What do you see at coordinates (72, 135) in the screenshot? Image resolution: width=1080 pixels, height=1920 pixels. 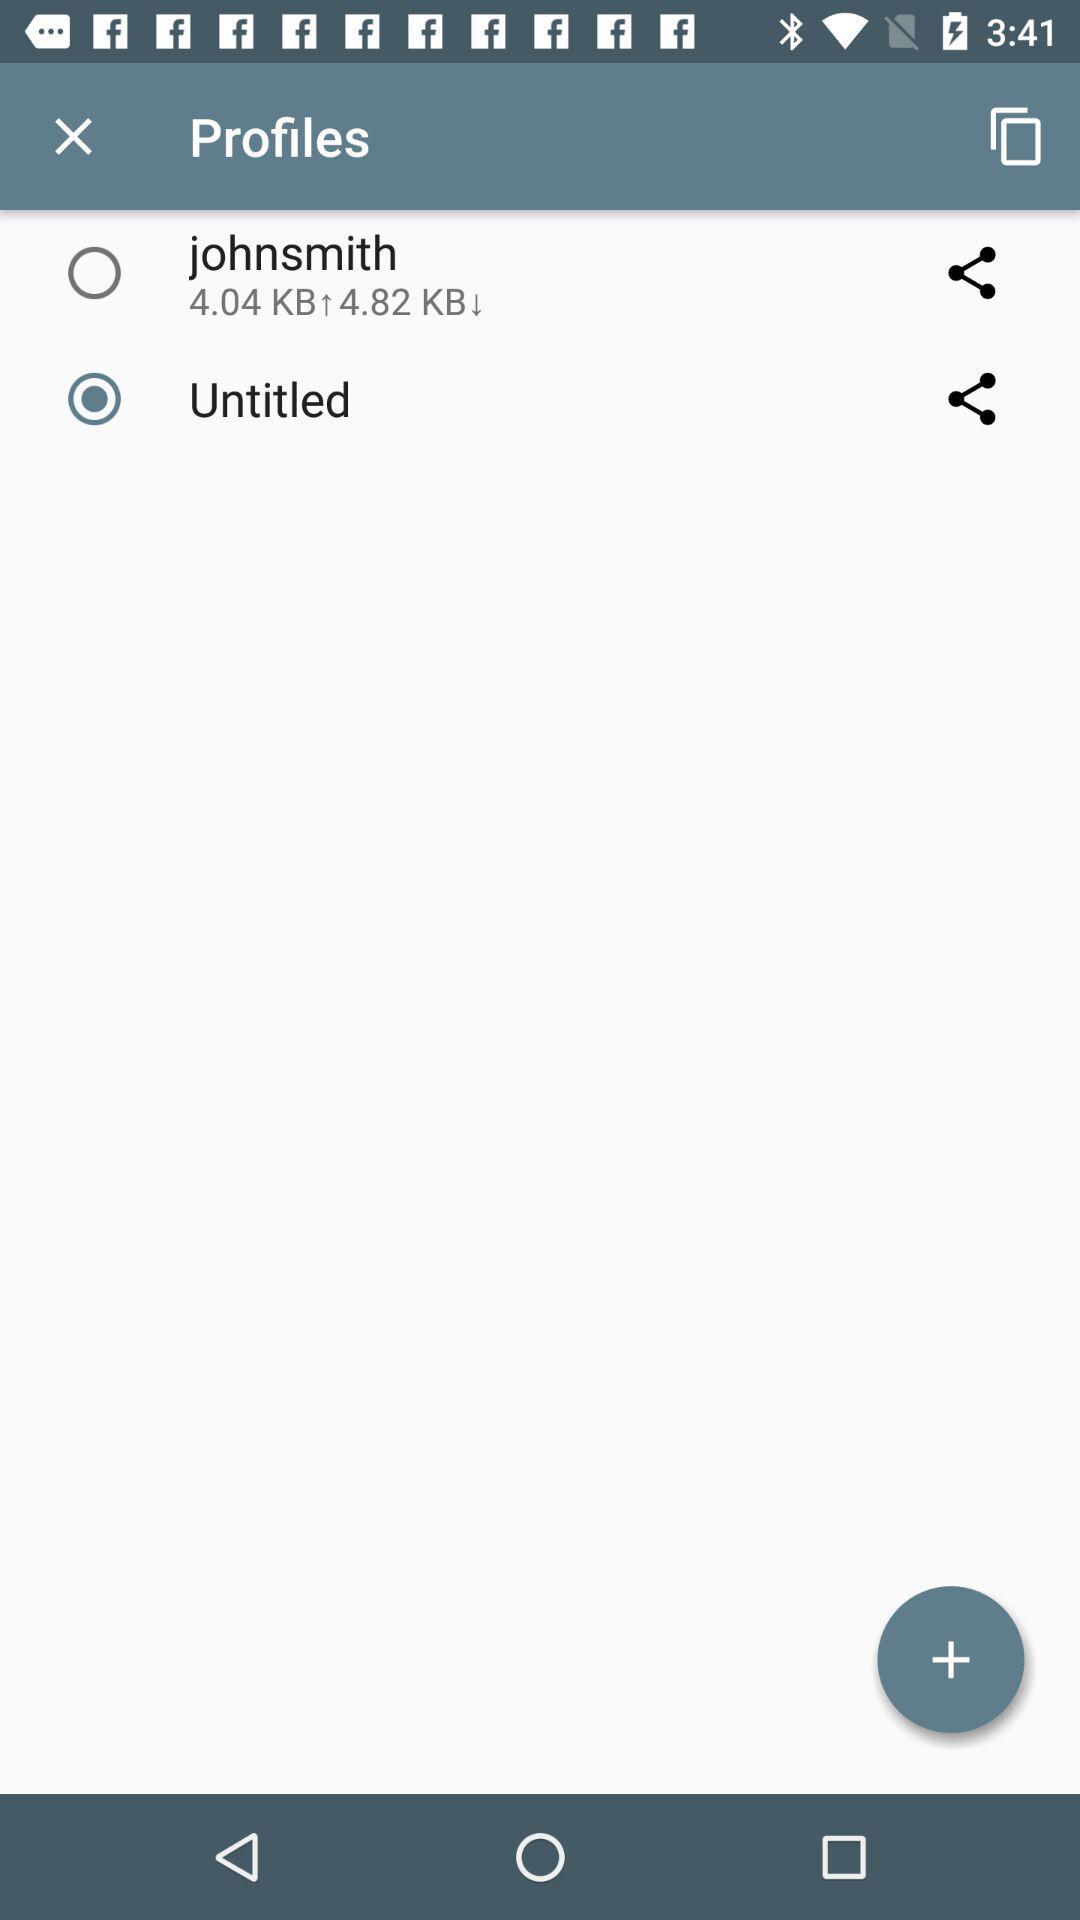 I see `page` at bounding box center [72, 135].